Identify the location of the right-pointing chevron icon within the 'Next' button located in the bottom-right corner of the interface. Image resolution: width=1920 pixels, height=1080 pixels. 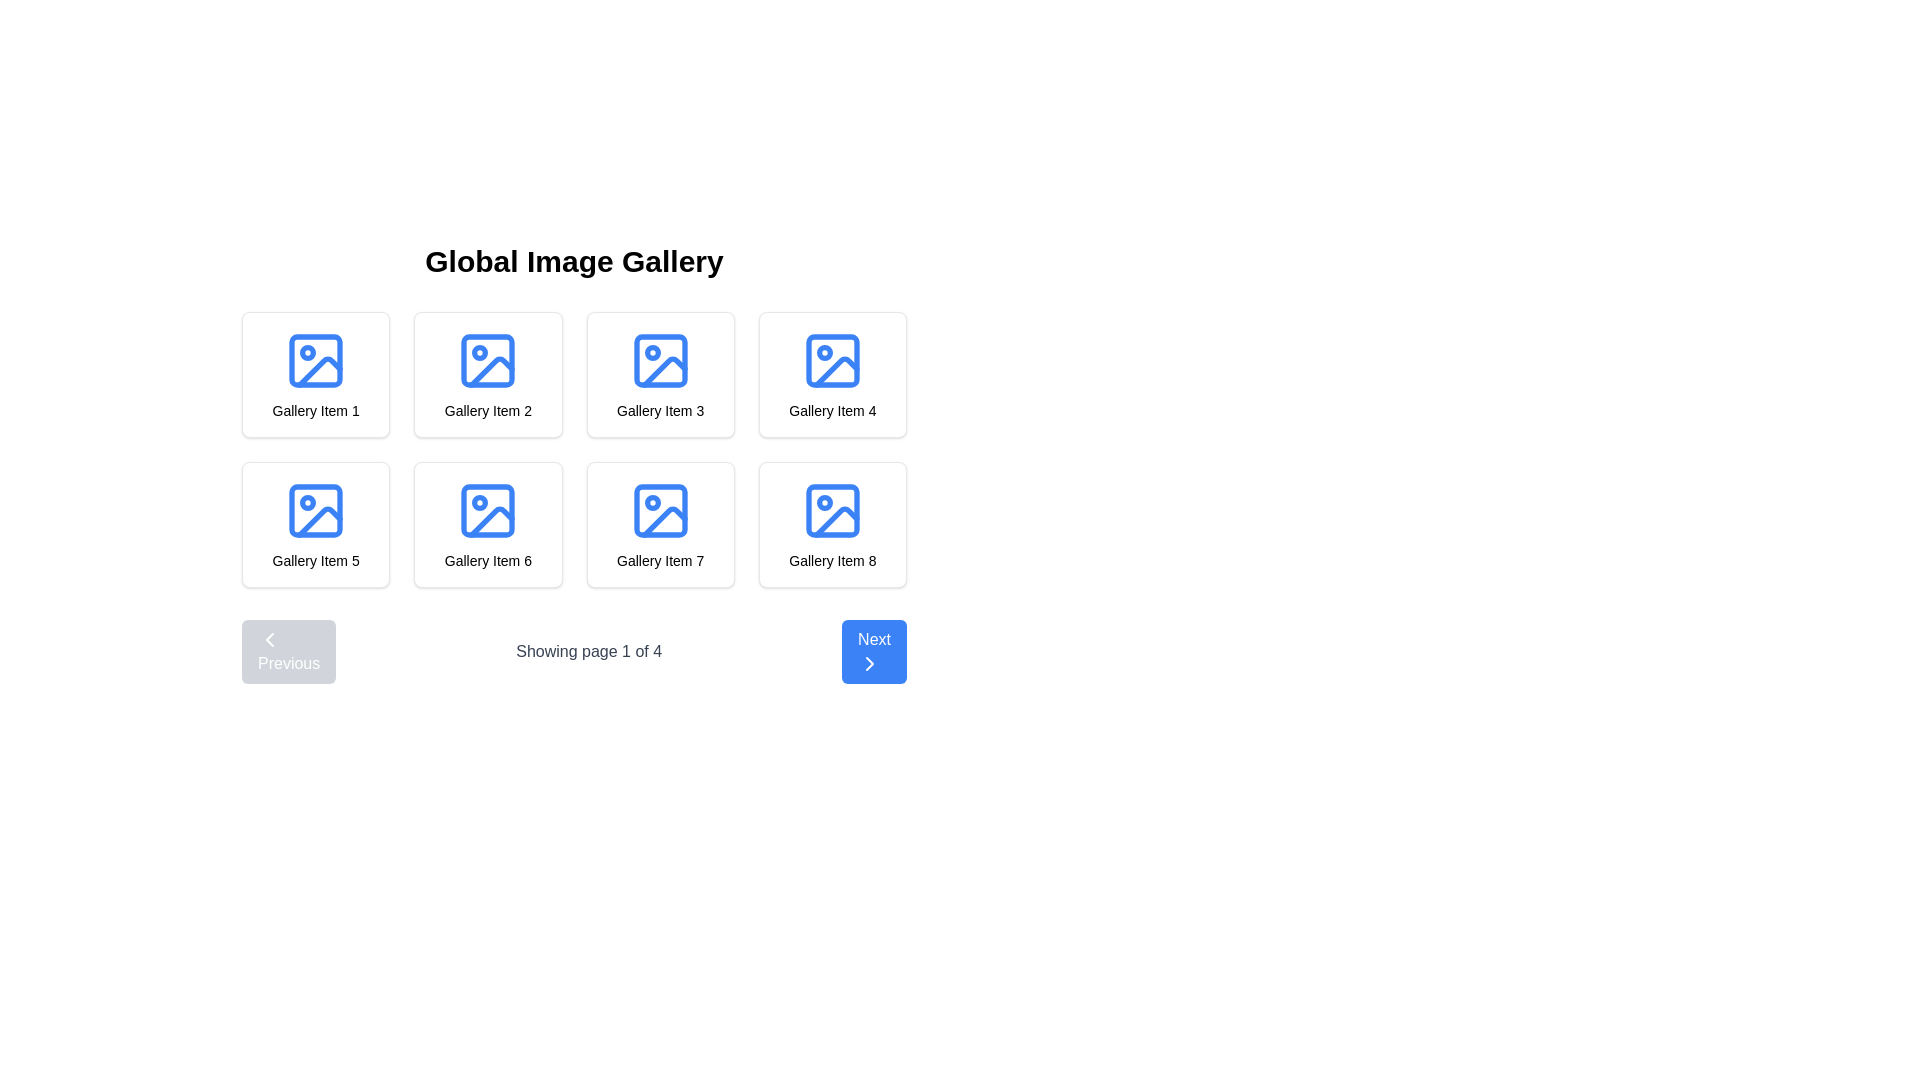
(870, 663).